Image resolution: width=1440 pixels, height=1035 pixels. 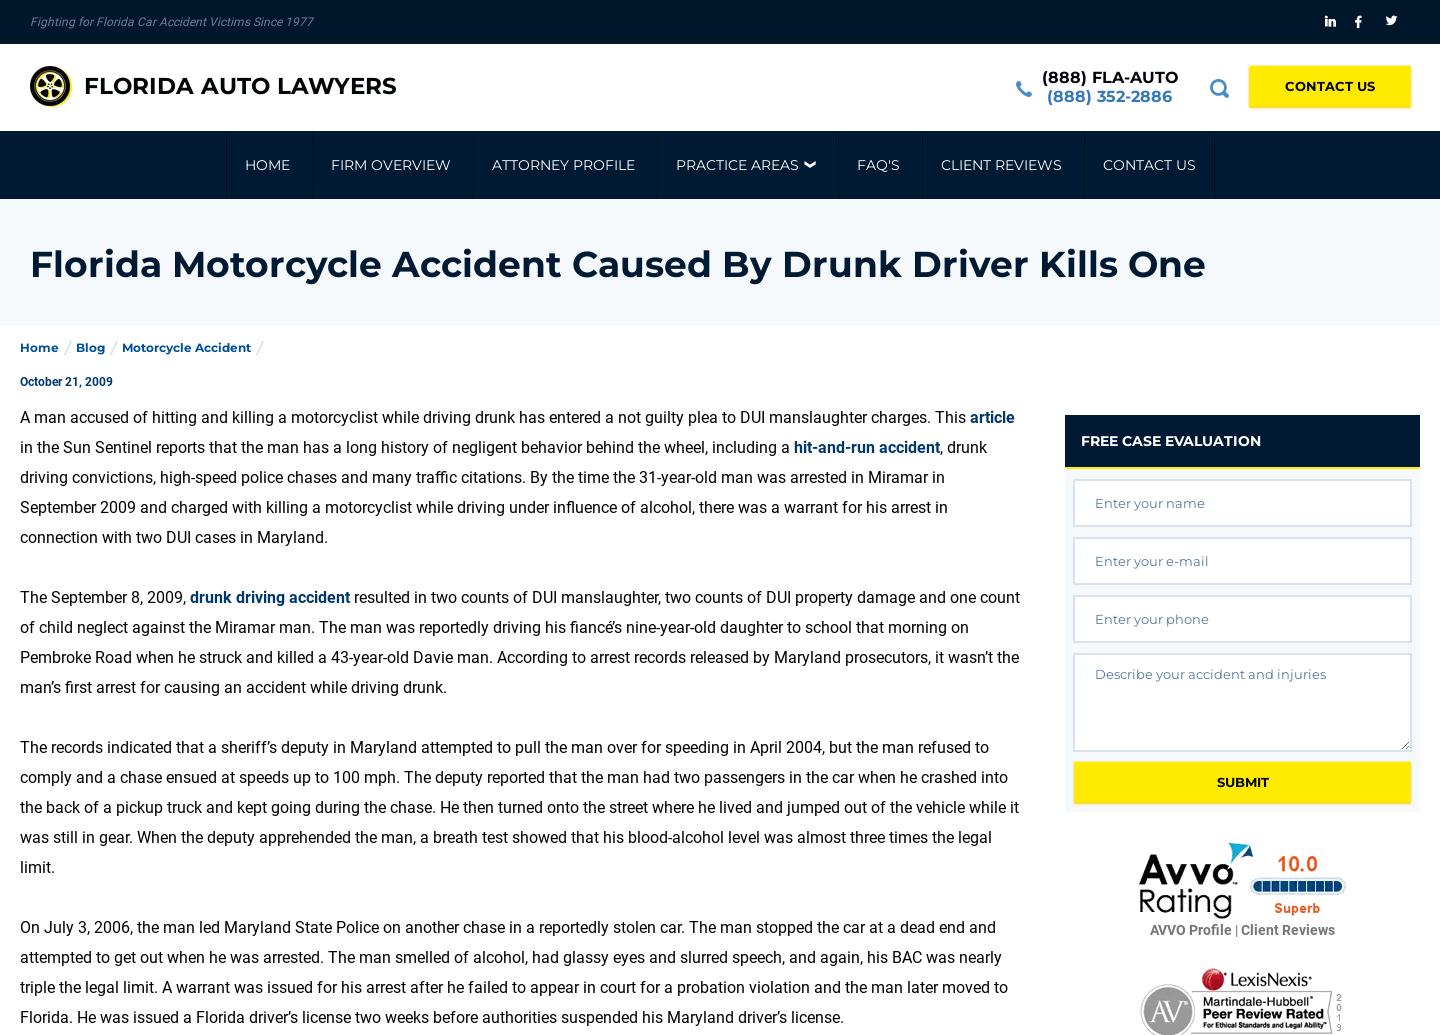 What do you see at coordinates (1235, 929) in the screenshot?
I see `'|'` at bounding box center [1235, 929].